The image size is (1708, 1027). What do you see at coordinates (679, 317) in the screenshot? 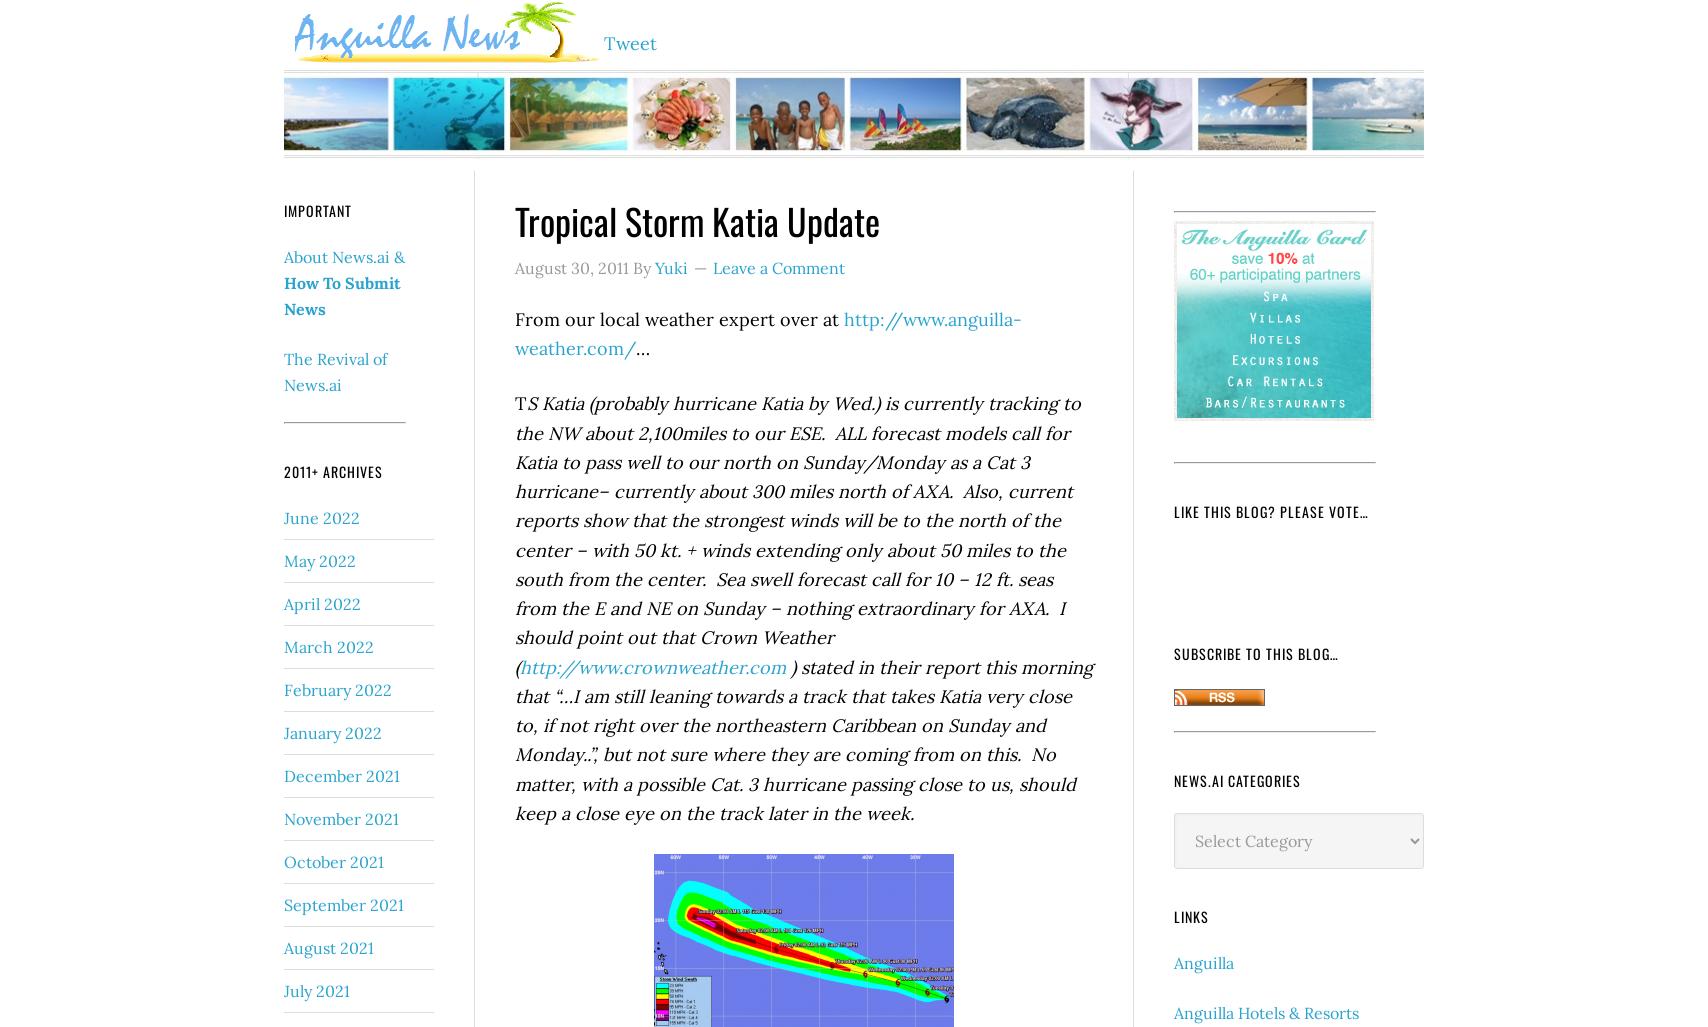
I see `'From our local weather expert over at'` at bounding box center [679, 317].